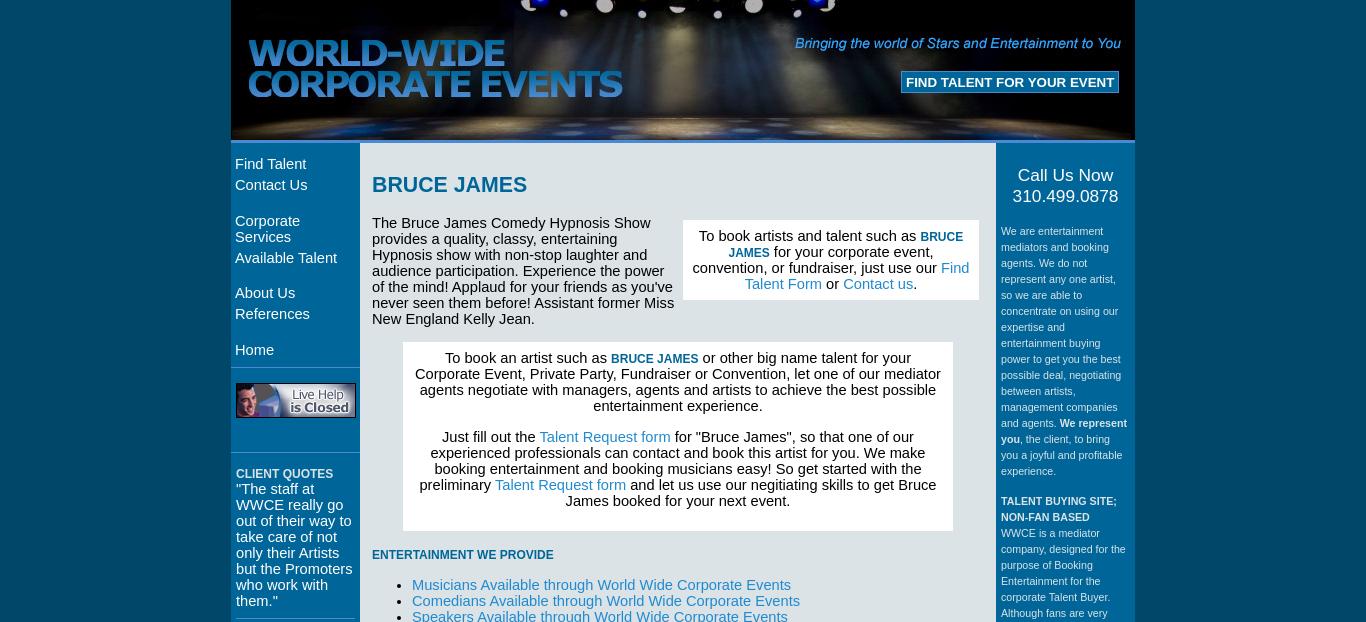 The image size is (1366, 622). I want to click on 'Musicians Available through World Wide Corporate Events', so click(600, 583).